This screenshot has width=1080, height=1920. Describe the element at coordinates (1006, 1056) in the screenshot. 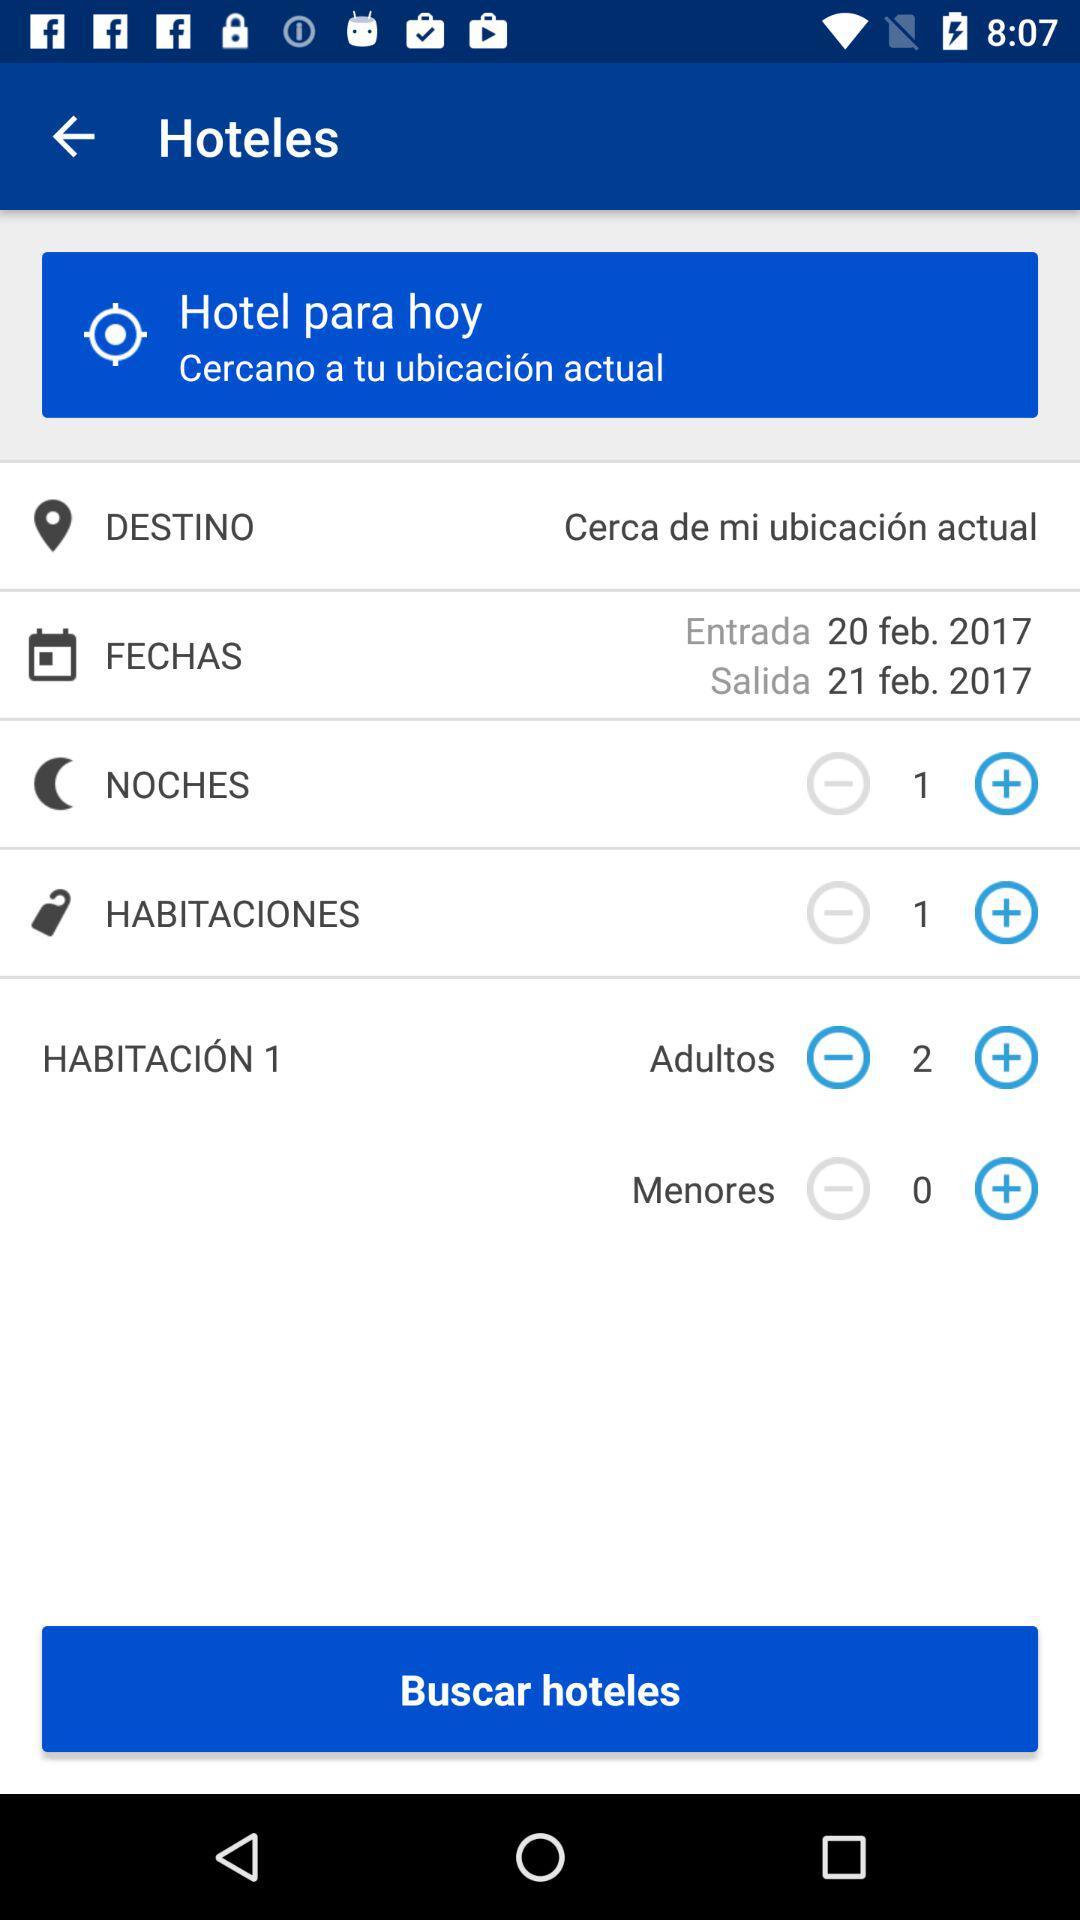

I see `the add icon` at that location.